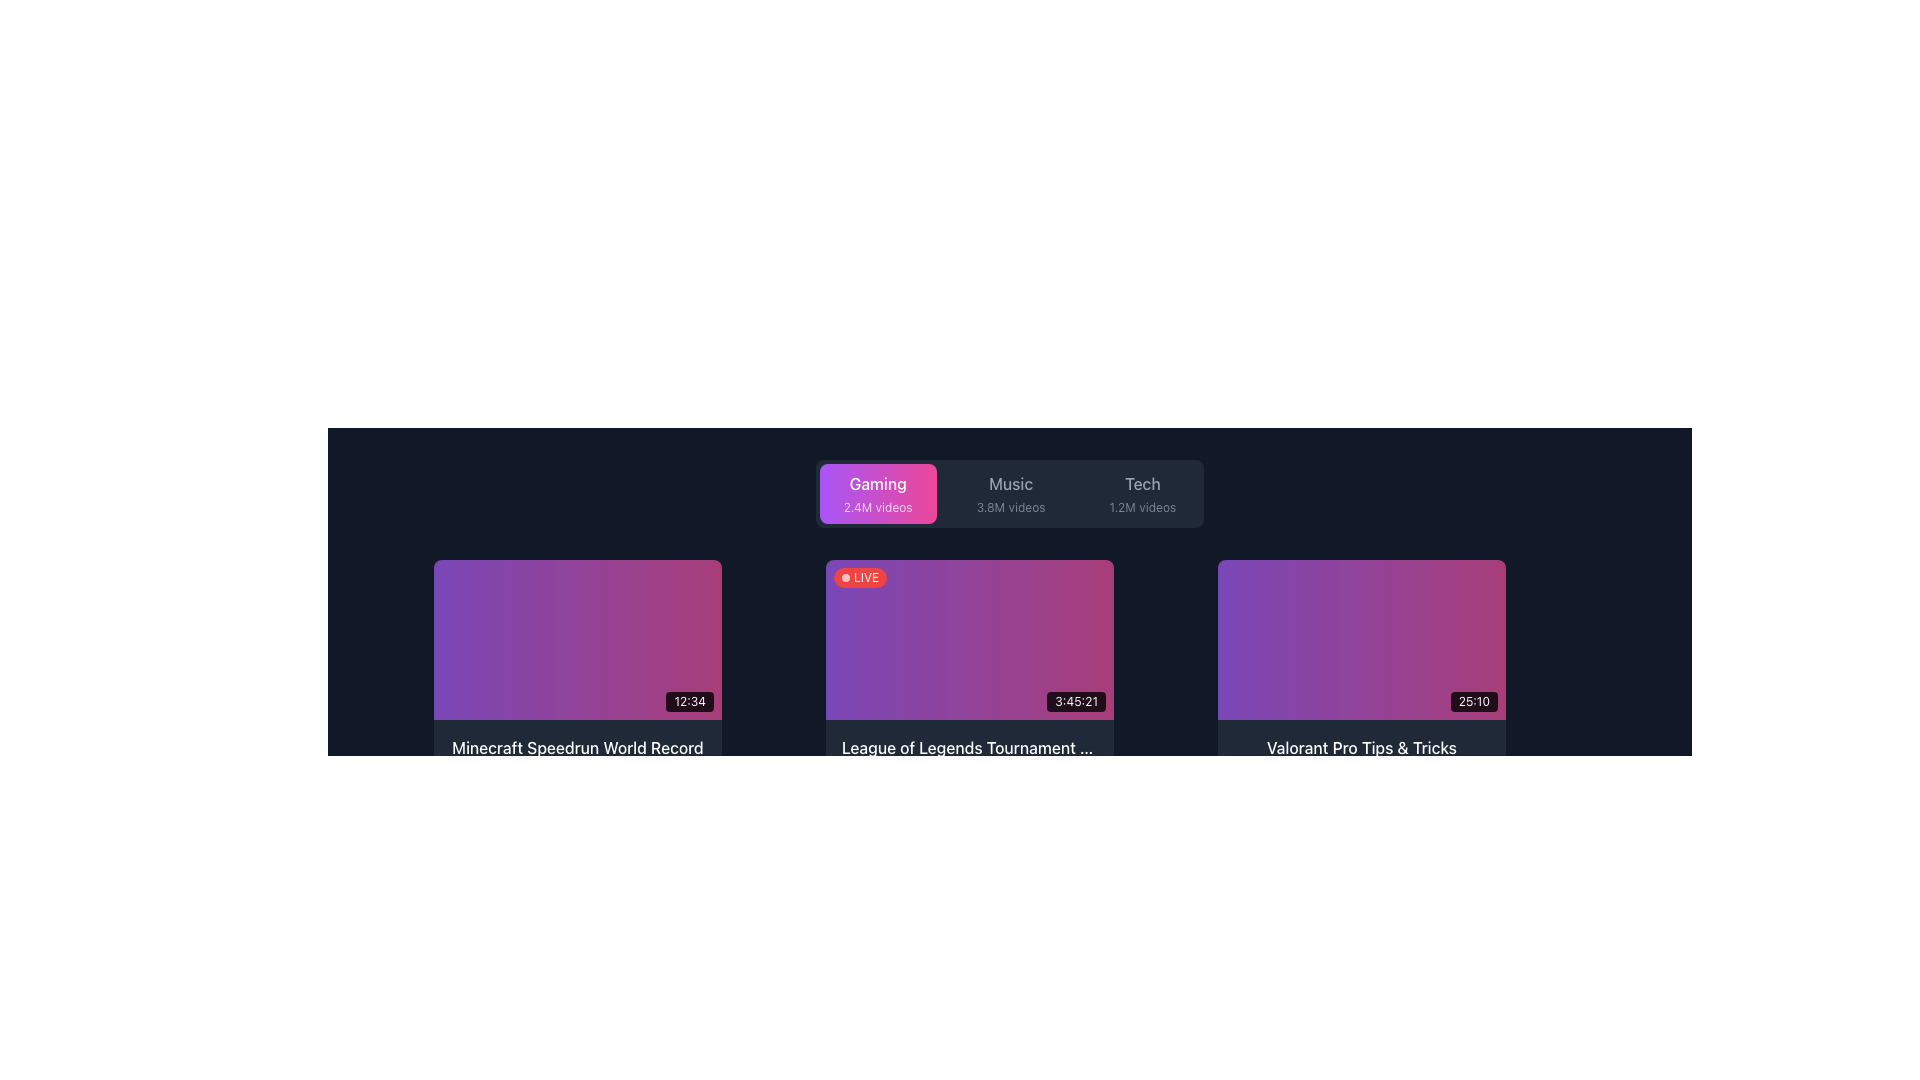 This screenshot has height=1080, width=1920. I want to click on the 'Music' category label, so click(1011, 493).